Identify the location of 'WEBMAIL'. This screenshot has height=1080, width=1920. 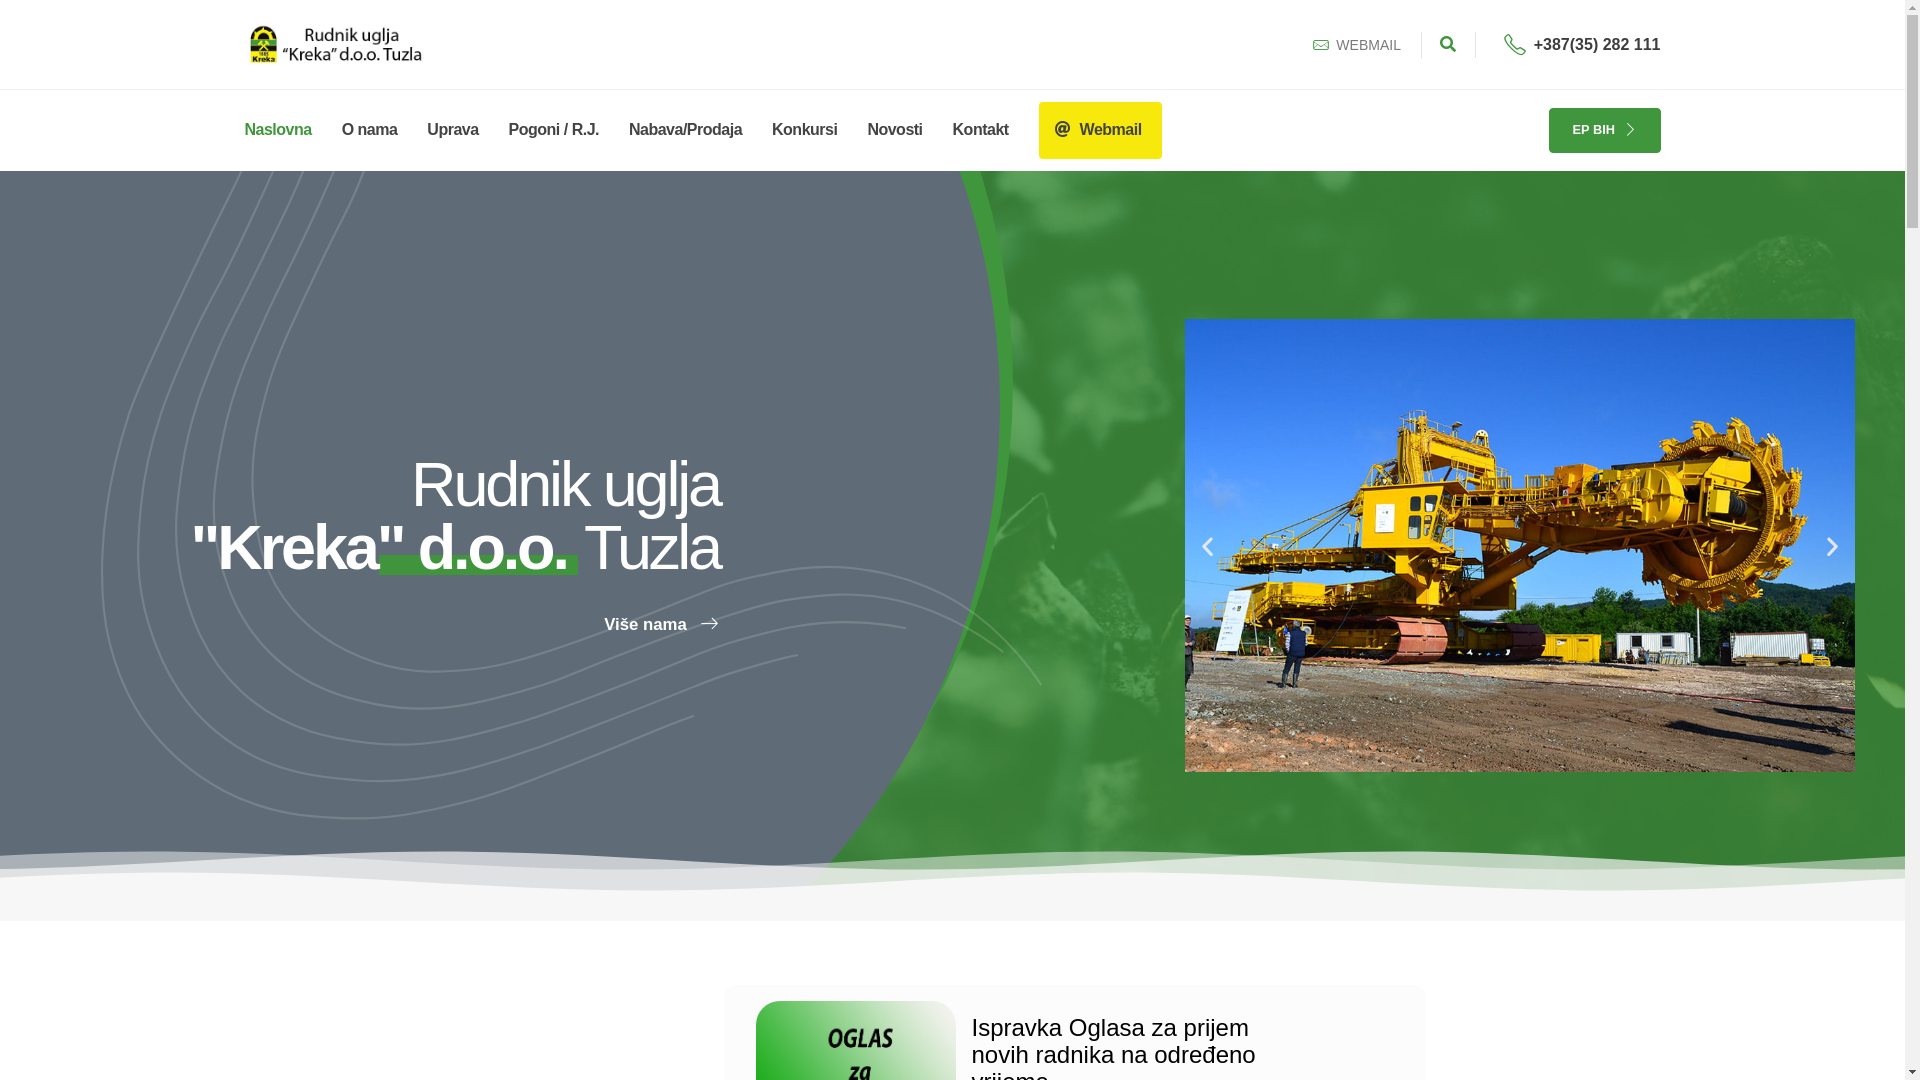
(1356, 45).